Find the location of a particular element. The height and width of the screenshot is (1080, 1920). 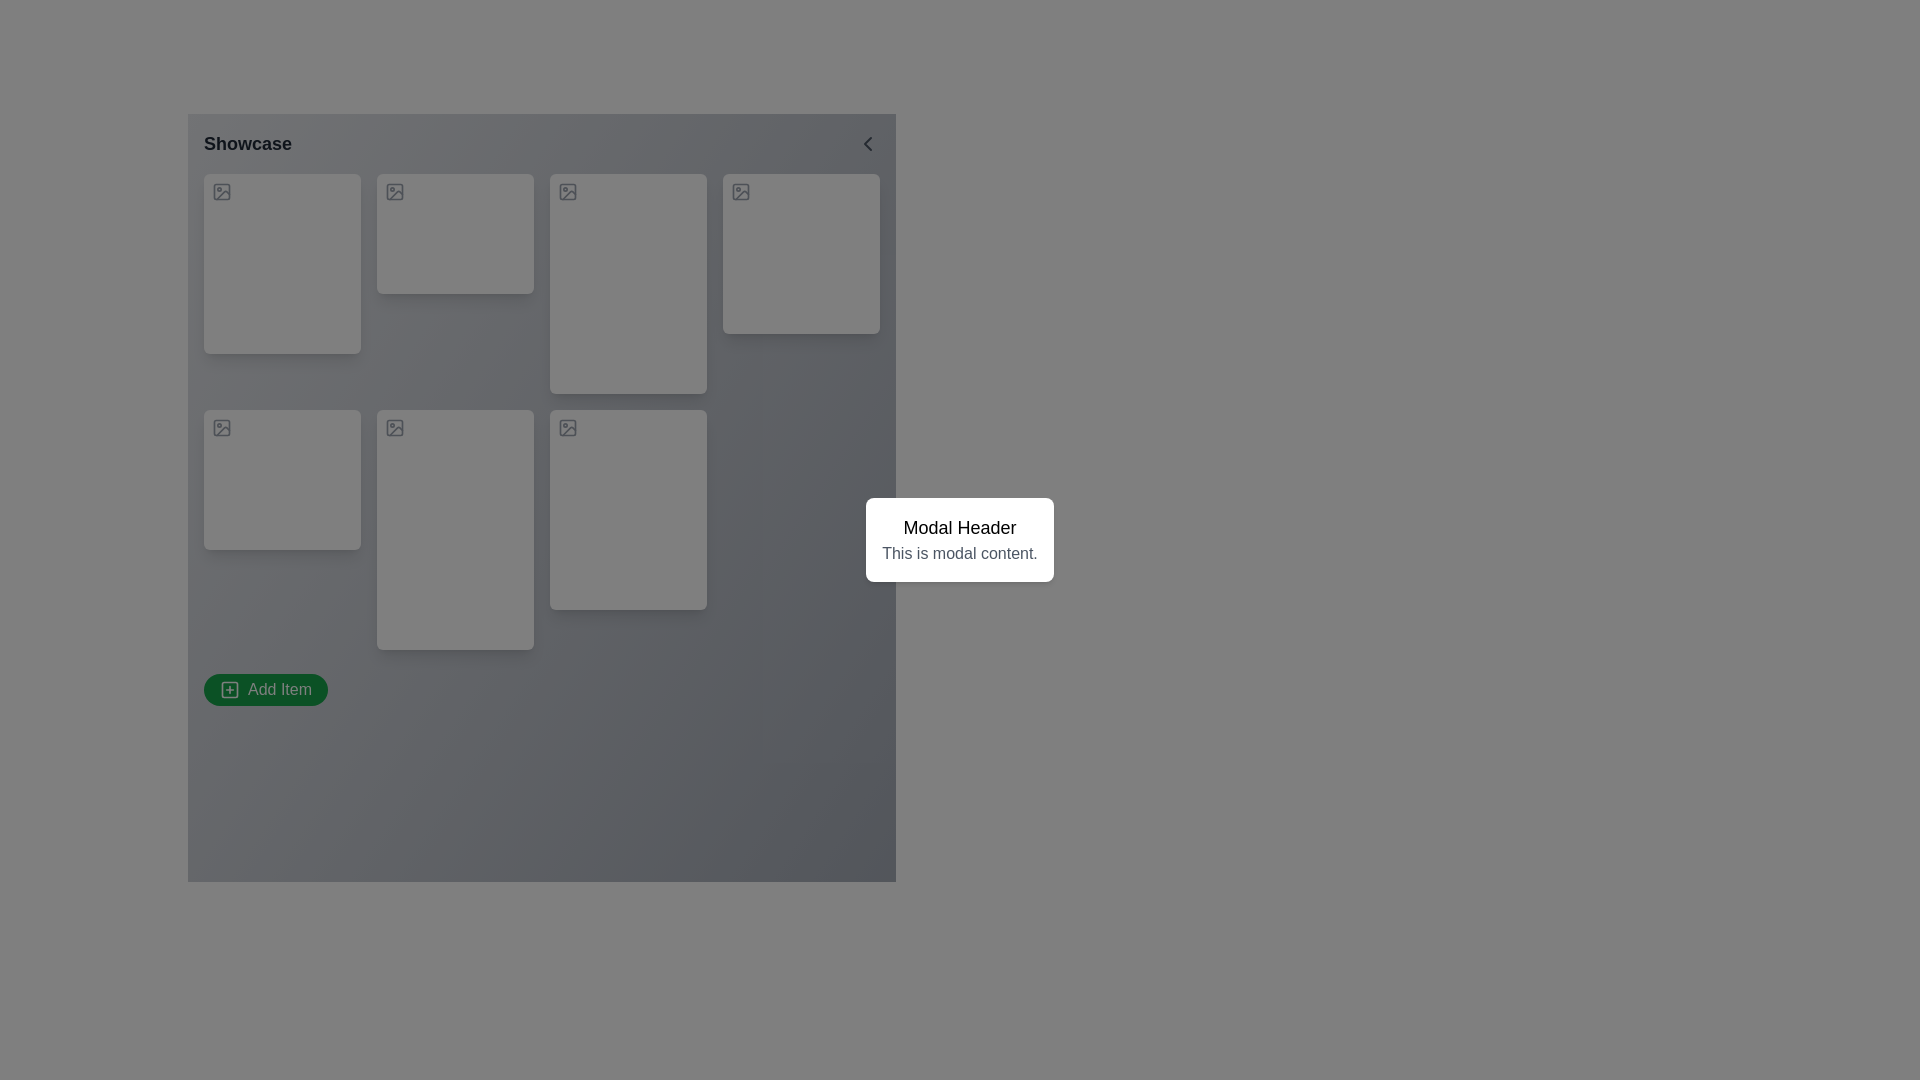

the small square icon with rounded corners inside the 'Add Item' button, located at the bottom-left part of the interface is located at coordinates (230, 689).